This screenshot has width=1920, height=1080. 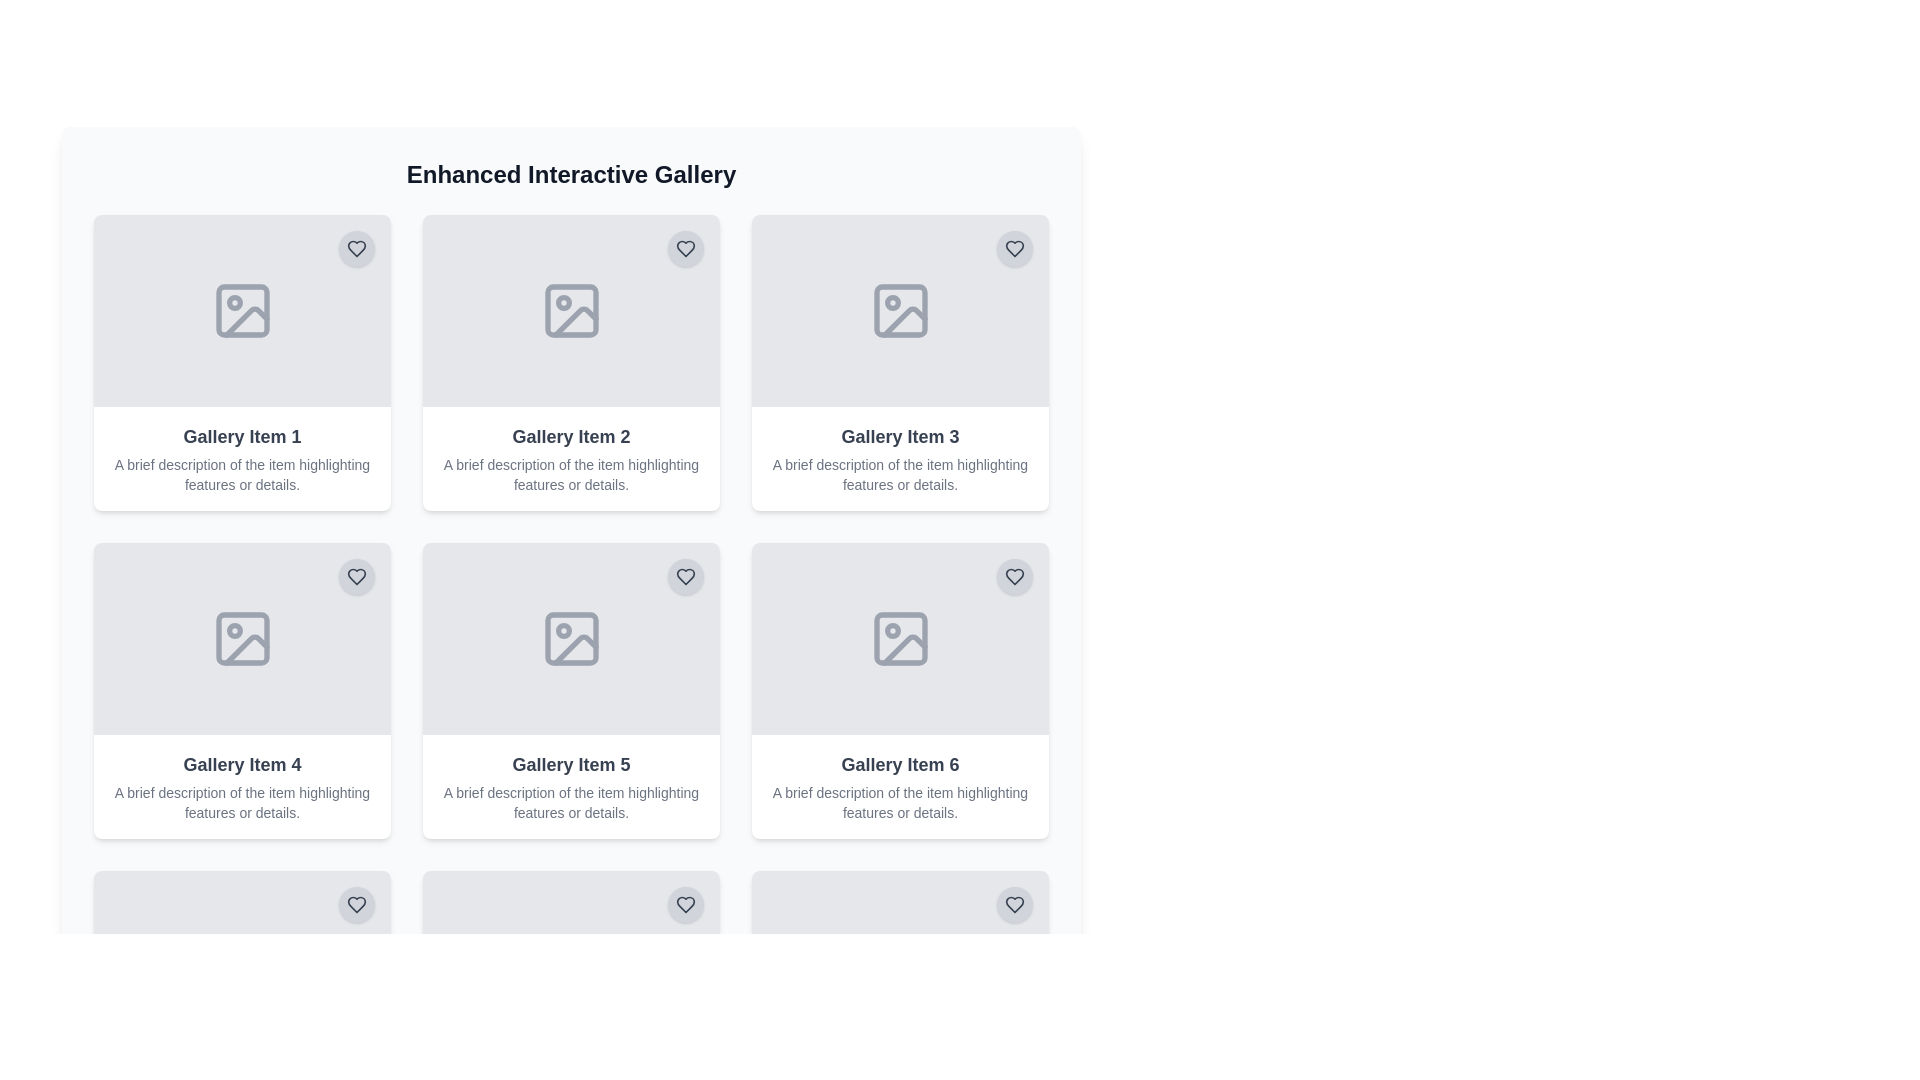 What do you see at coordinates (686, 905) in the screenshot?
I see `the favorite button located in the top-right corner of the gallery item in the second row and third column to observe any hover effects` at bounding box center [686, 905].